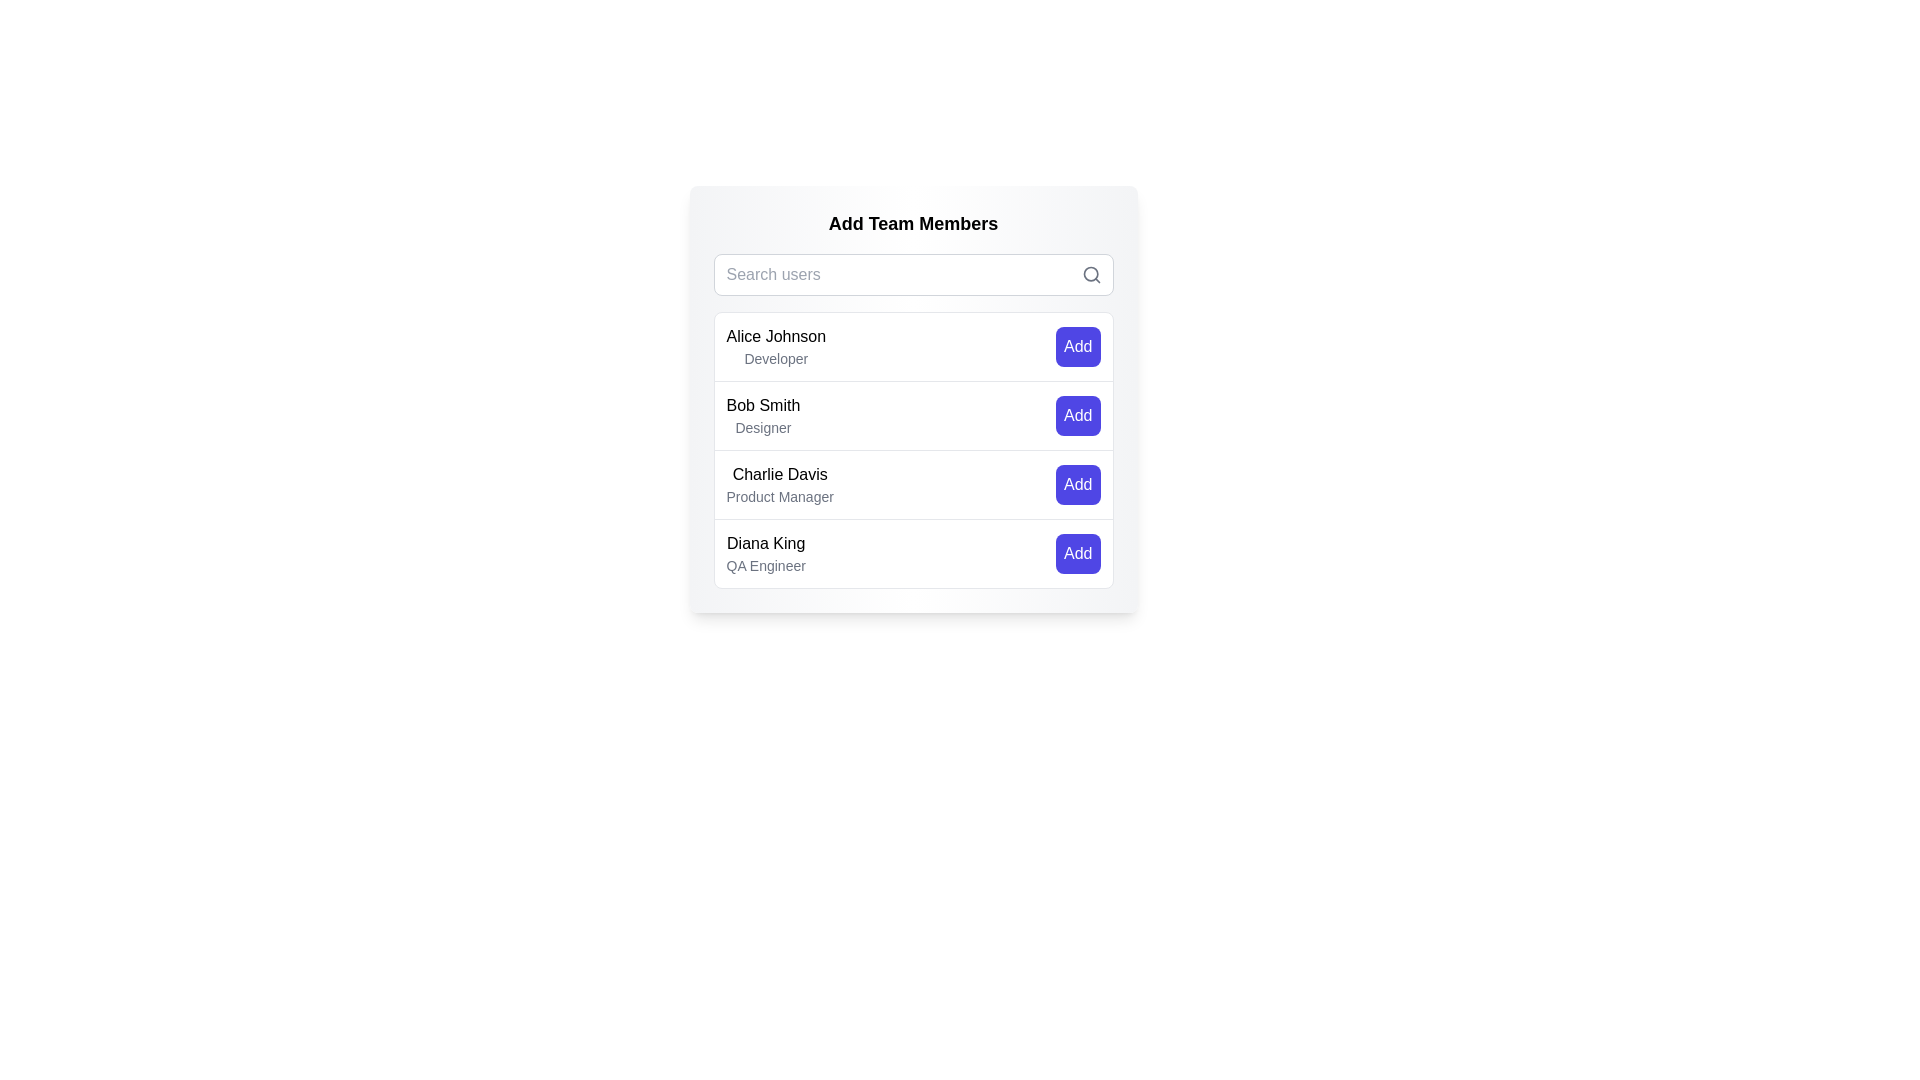 This screenshot has height=1080, width=1920. What do you see at coordinates (765, 566) in the screenshot?
I see `the informational text displaying the job title 'QA Engineer' associated with the name 'Diana King' in the fourth row of the 'Add Team Members' interface` at bounding box center [765, 566].